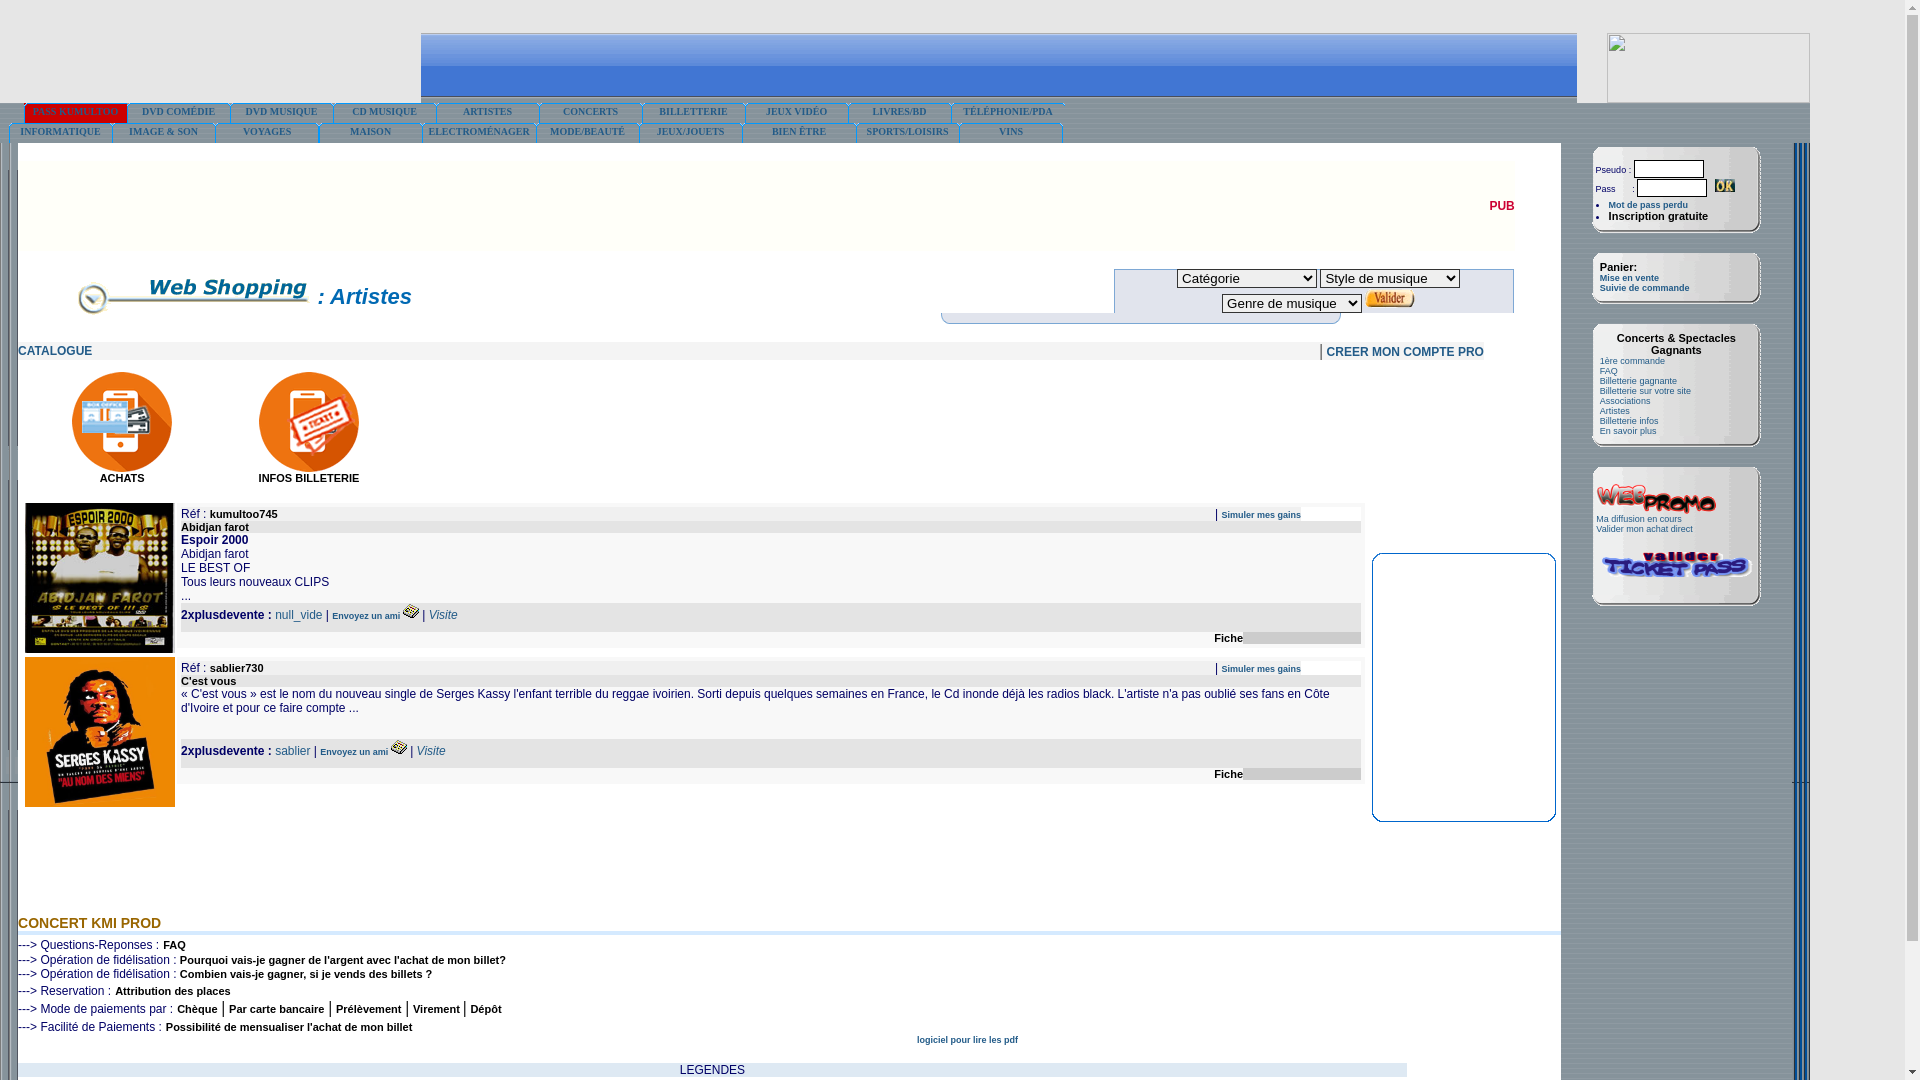 The width and height of the screenshot is (1920, 1080). What do you see at coordinates (1598, 288) in the screenshot?
I see `'Suivie de commande'` at bounding box center [1598, 288].